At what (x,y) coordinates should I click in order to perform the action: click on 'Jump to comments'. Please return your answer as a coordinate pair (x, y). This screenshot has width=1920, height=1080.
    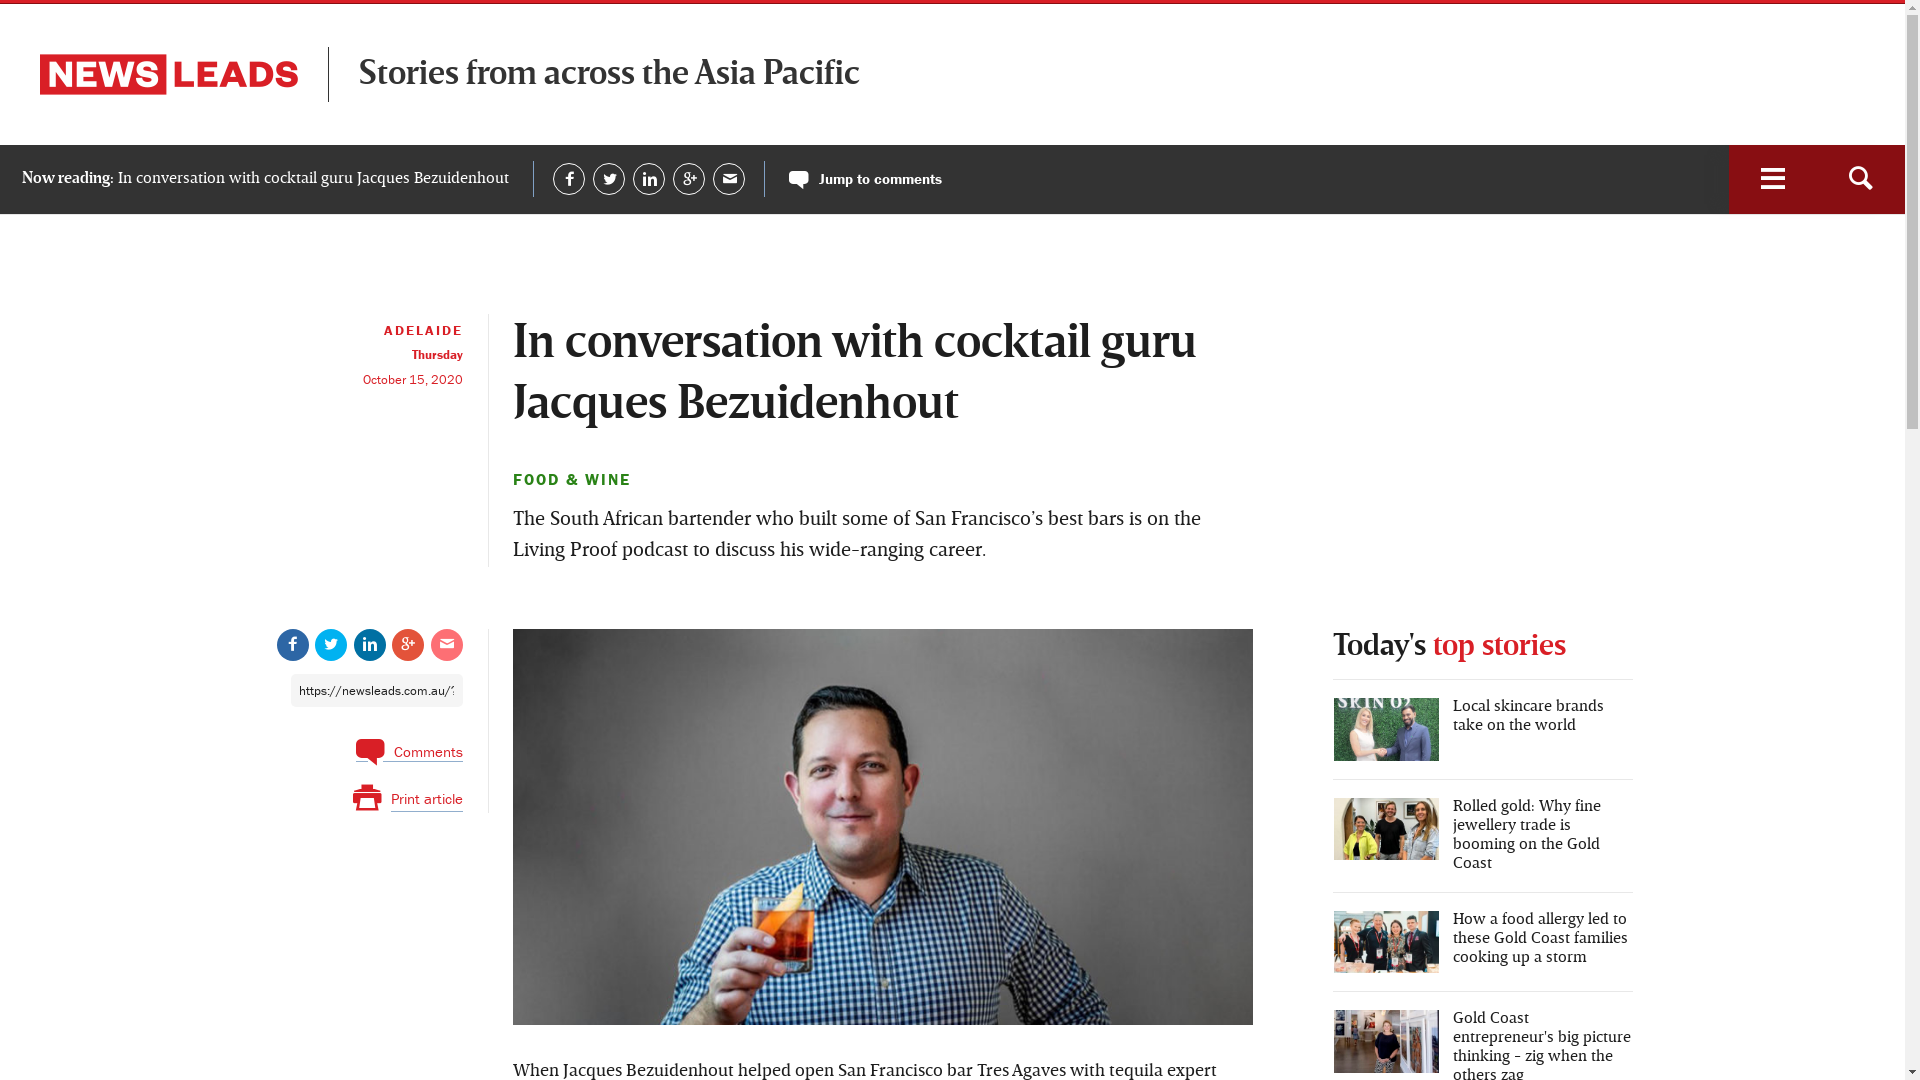
    Looking at the image, I should click on (865, 177).